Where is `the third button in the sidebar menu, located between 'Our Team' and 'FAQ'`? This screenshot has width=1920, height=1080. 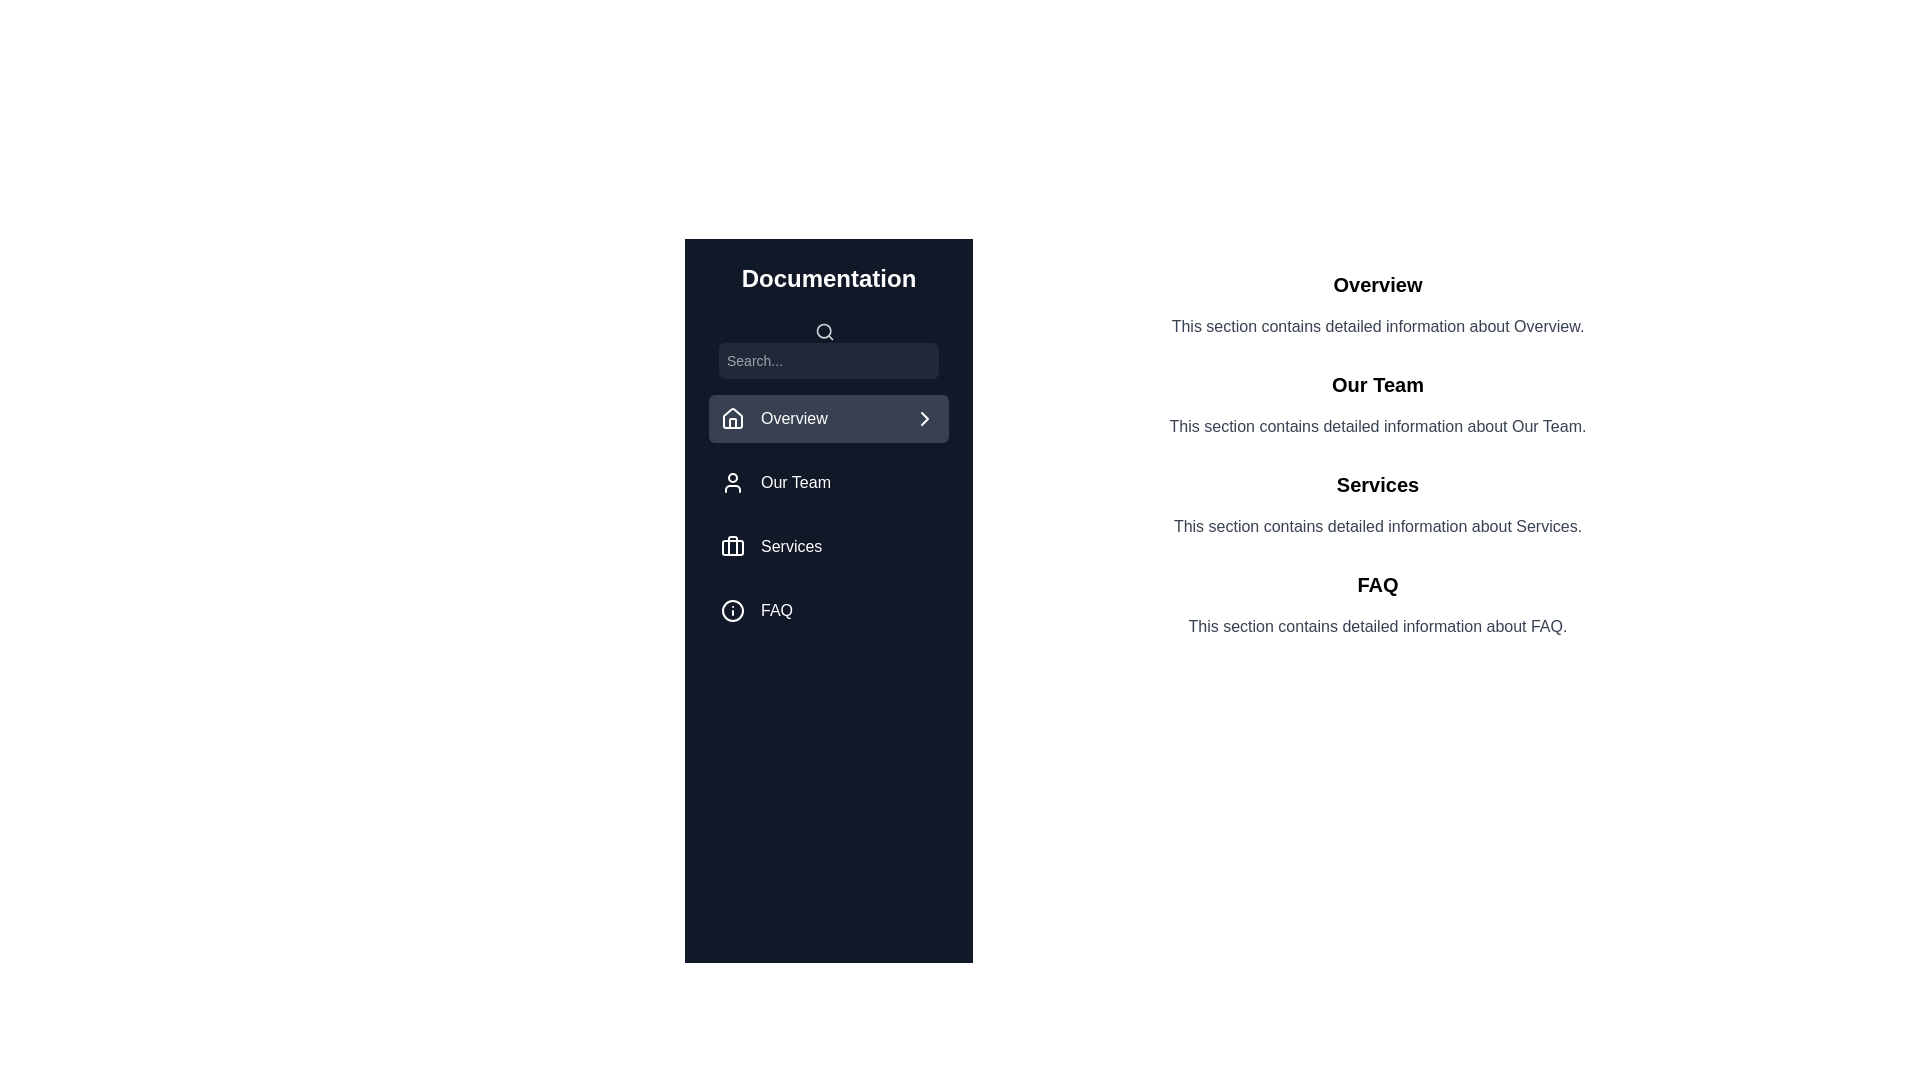 the third button in the sidebar menu, located between 'Our Team' and 'FAQ' is located at coordinates (829, 547).